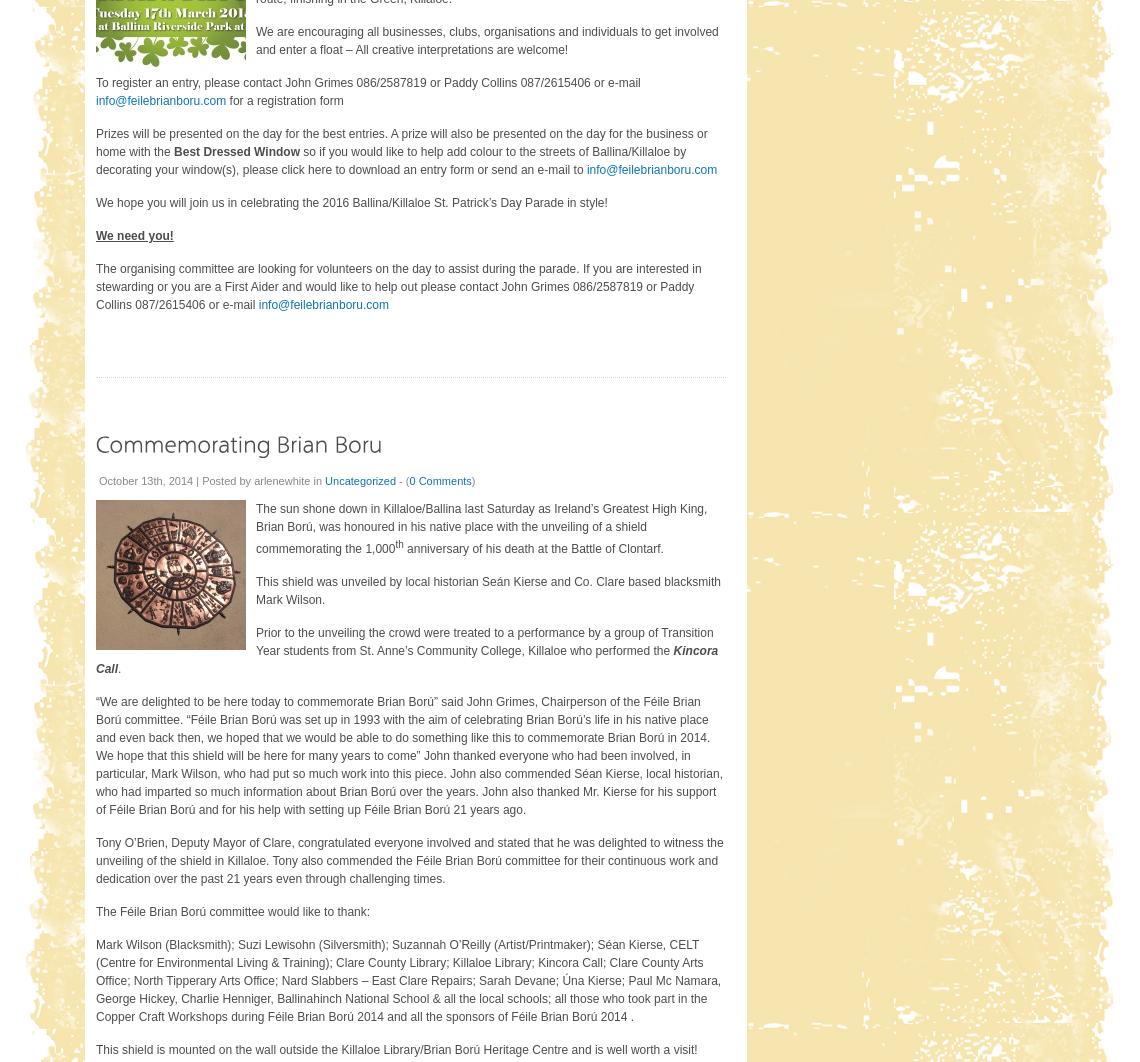 This screenshot has width=1140, height=1062. What do you see at coordinates (176, 479) in the screenshot?
I see `'October 13th, 2014 | Posted by'` at bounding box center [176, 479].